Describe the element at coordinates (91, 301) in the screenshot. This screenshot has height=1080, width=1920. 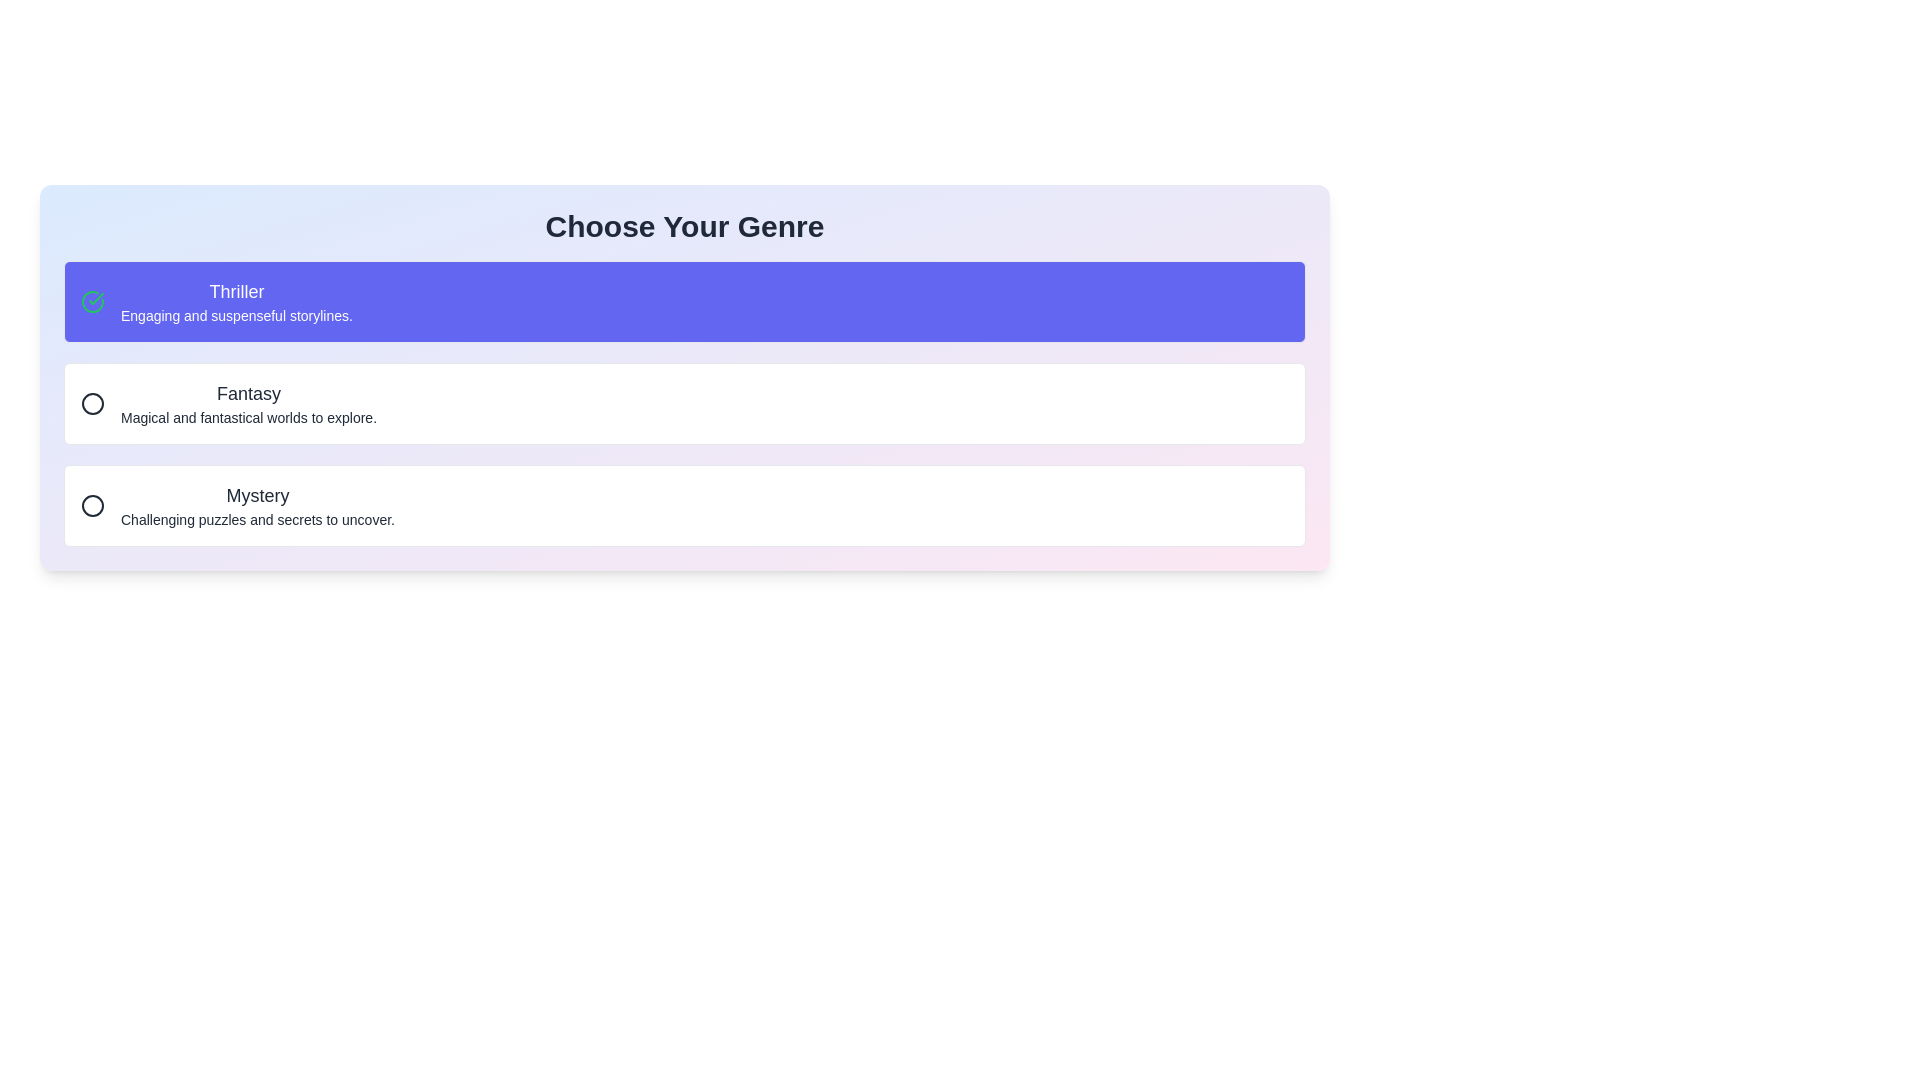
I see `the green checkmark circle icon located in the top-left region of the 'Thriller' genre label` at that location.